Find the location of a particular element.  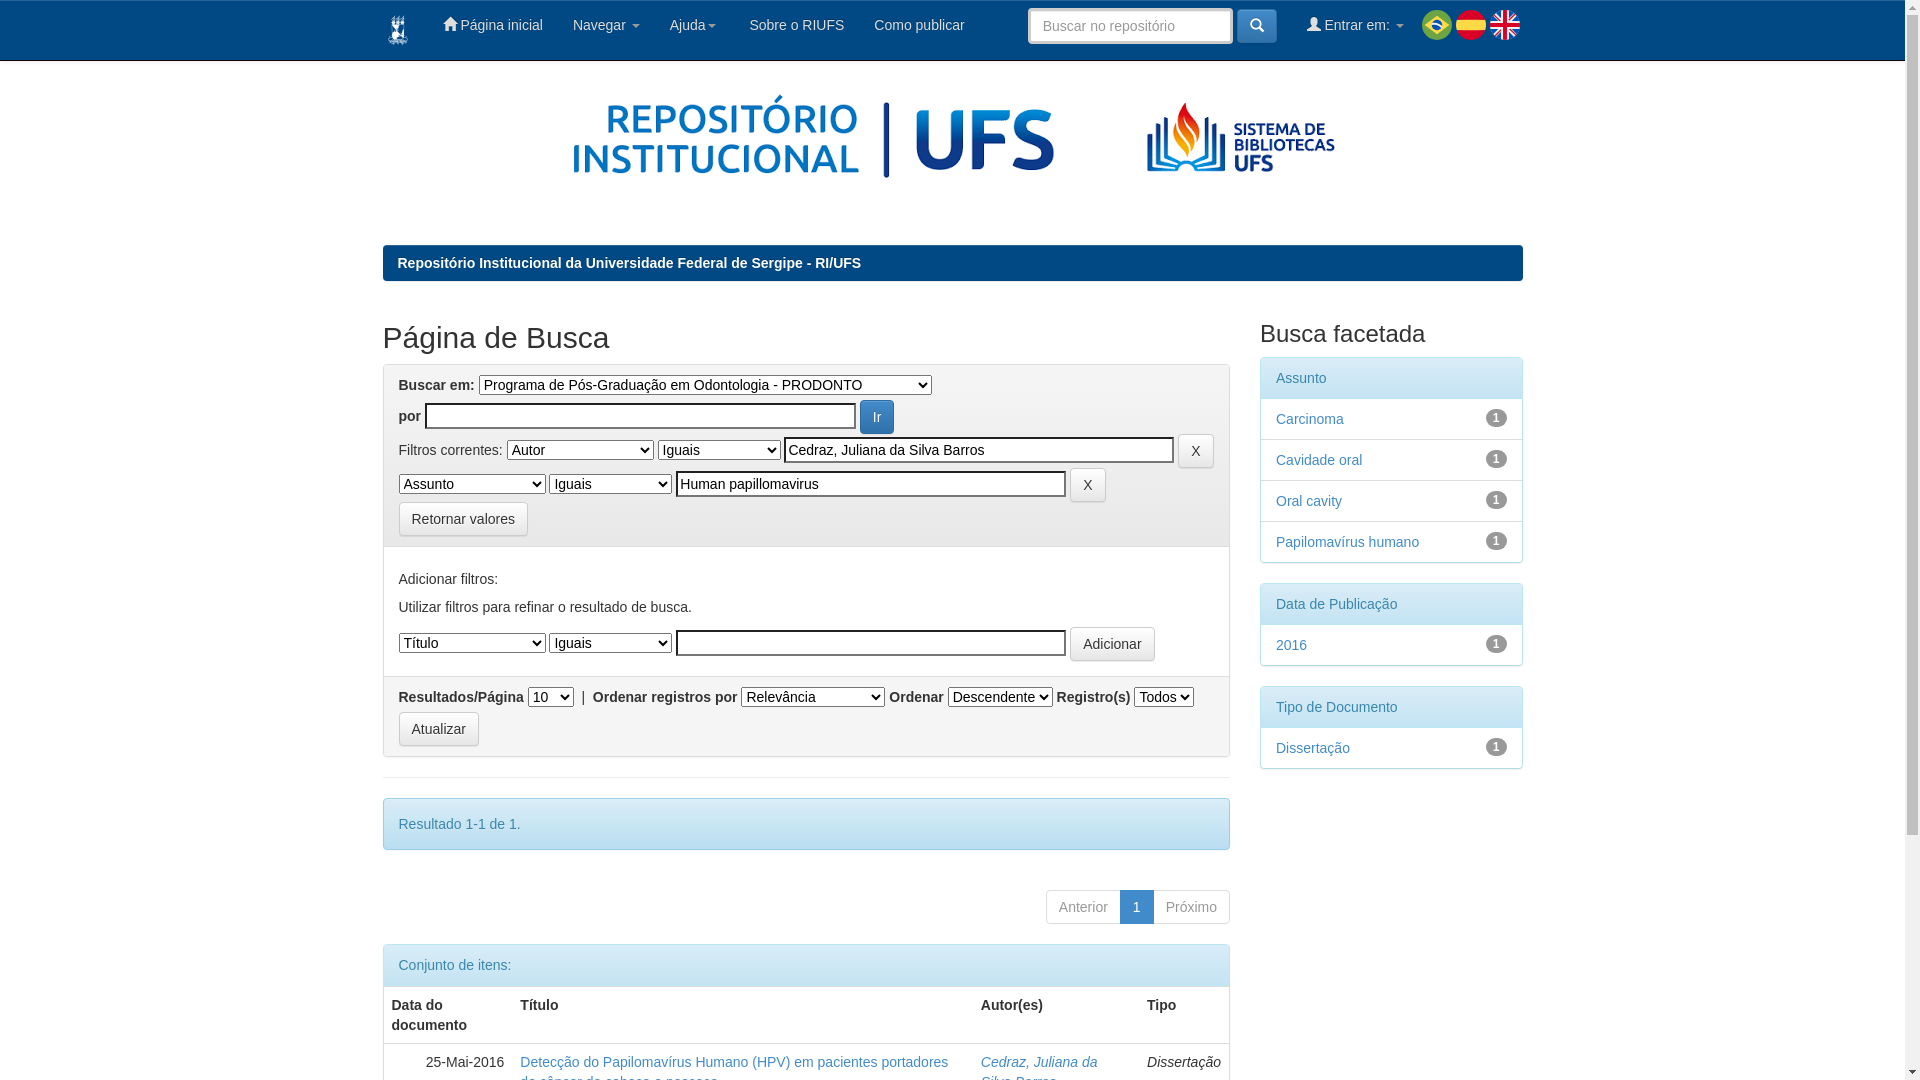

'Retornar valores' is located at coordinates (461, 518).